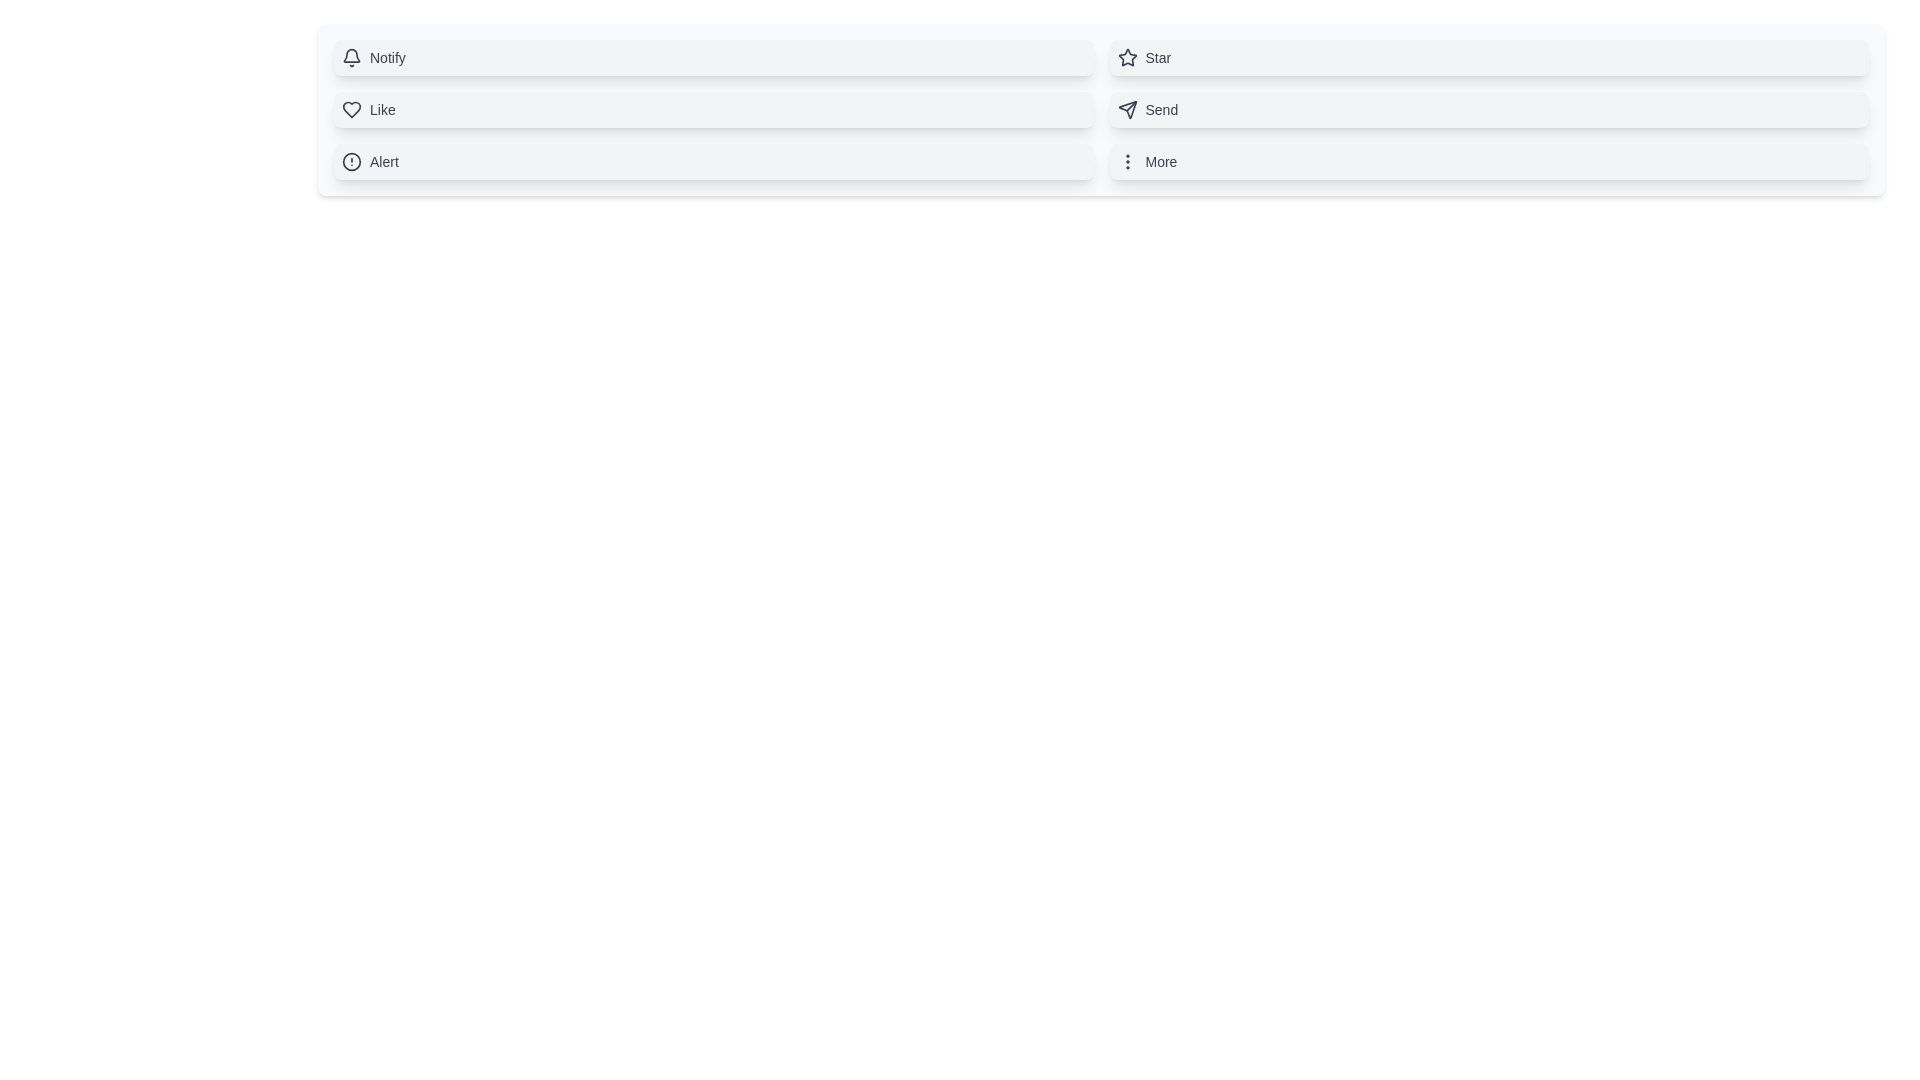 This screenshot has height=1080, width=1920. I want to click on the bell icon that represents the notification function located to the left of the 'Notify' button, so click(351, 56).